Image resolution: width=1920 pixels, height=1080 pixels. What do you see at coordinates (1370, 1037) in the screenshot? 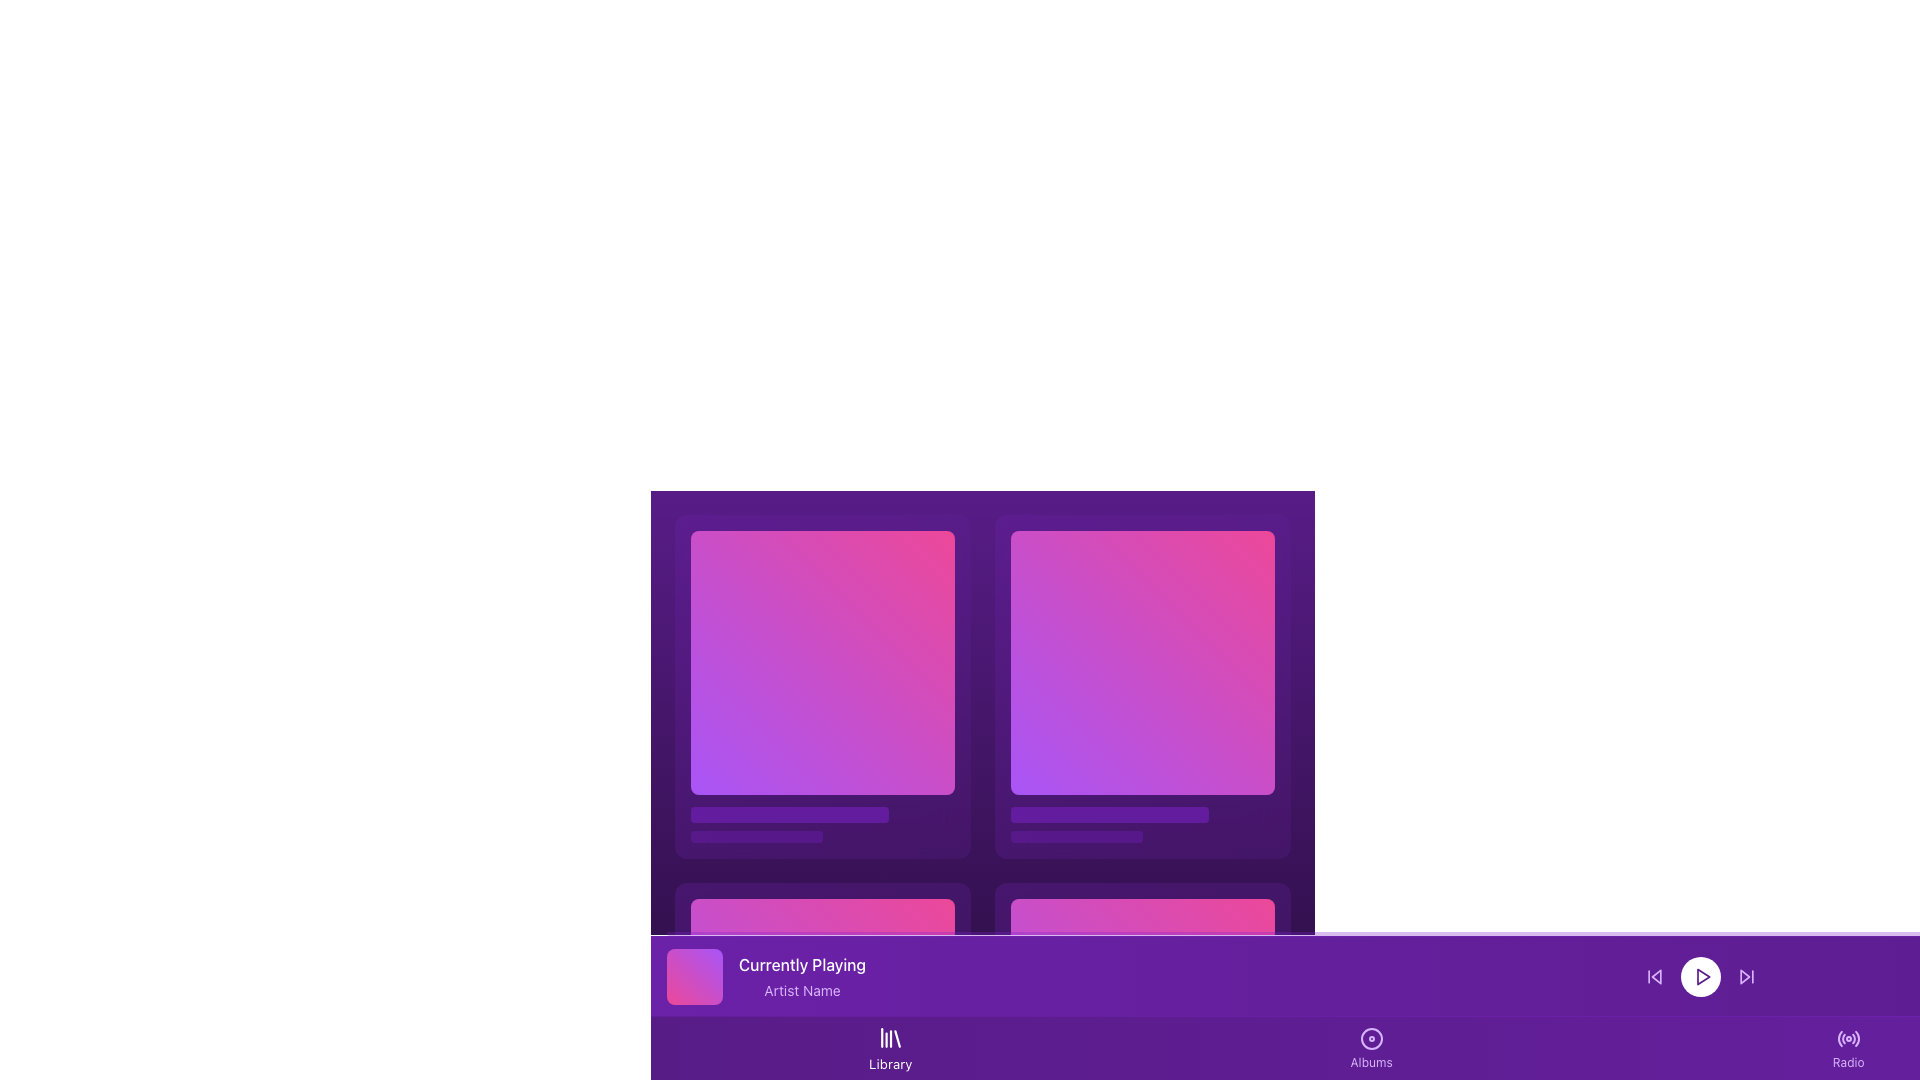
I see `the Circular decorative element that serves as a boundary for the 'Albums' icon located at the bottom navigation bar` at bounding box center [1370, 1037].